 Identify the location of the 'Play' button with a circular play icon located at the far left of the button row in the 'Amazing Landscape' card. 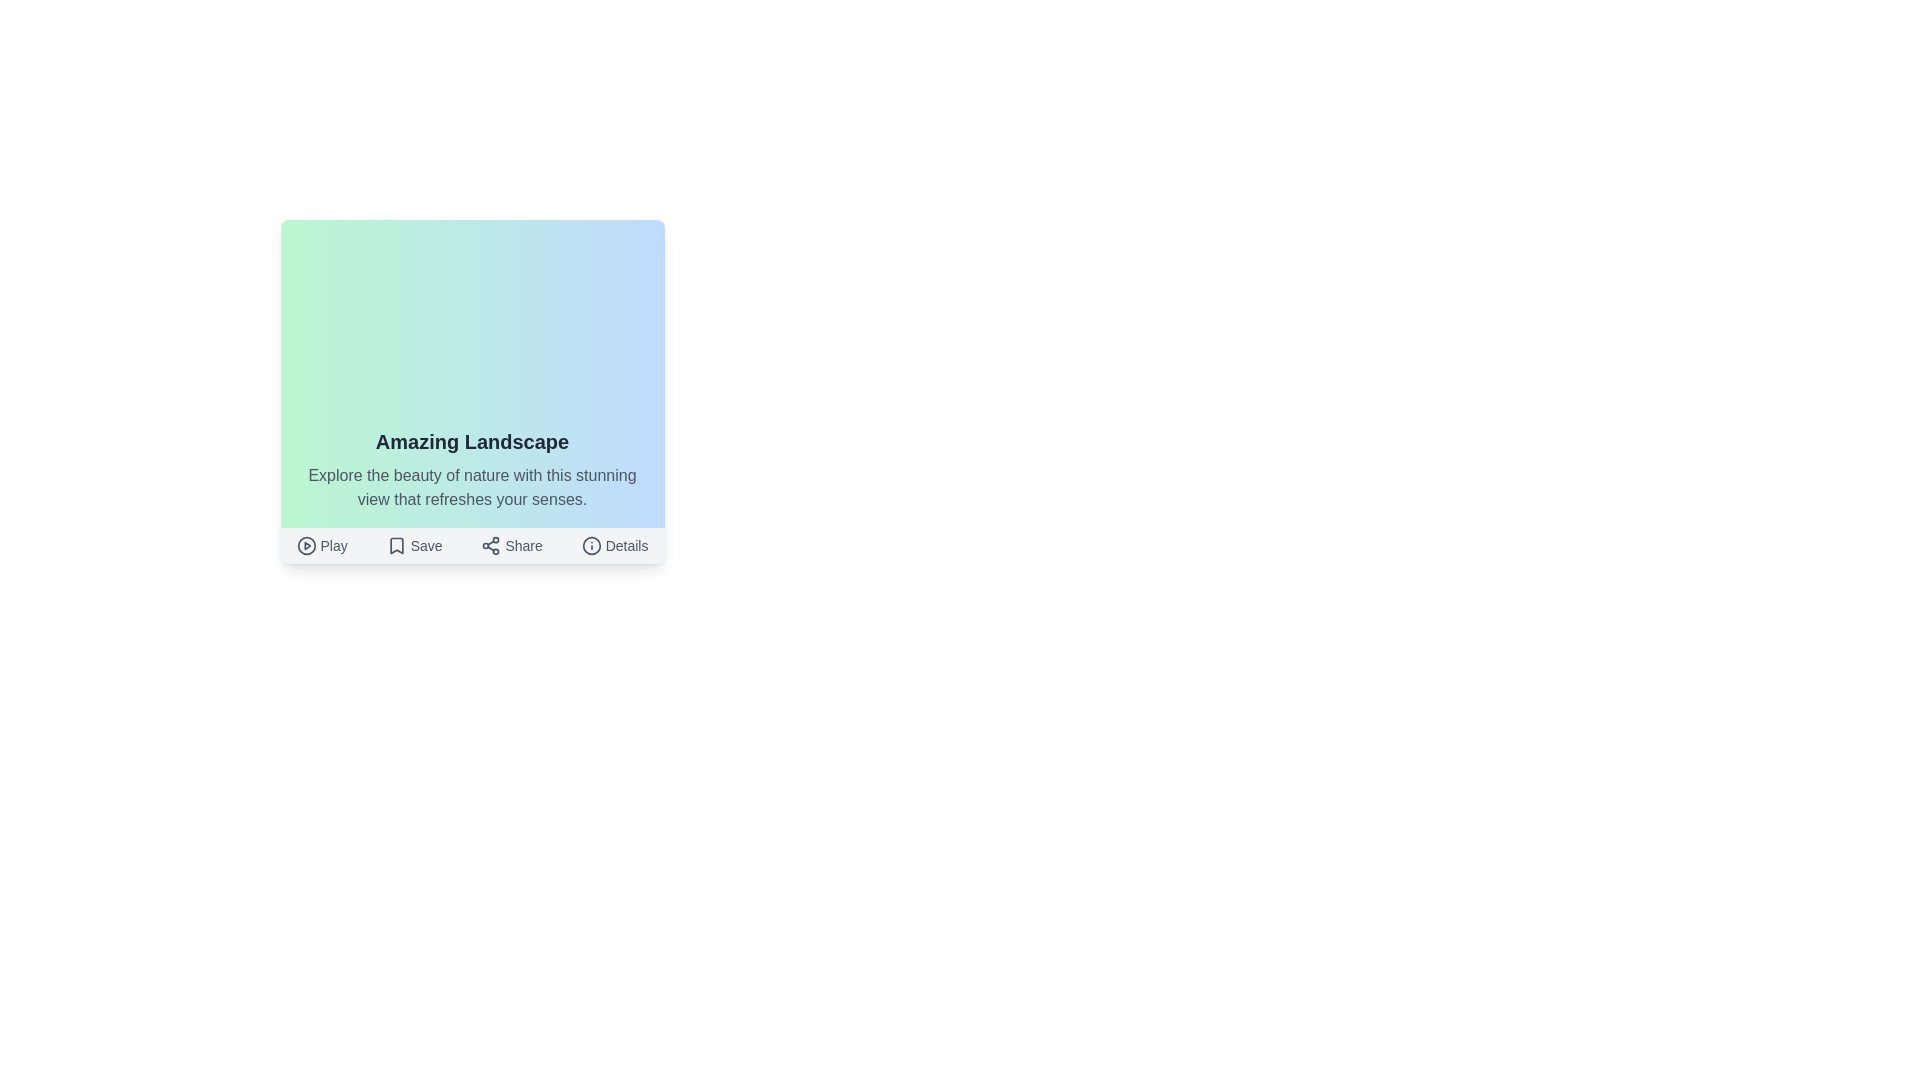
(322, 546).